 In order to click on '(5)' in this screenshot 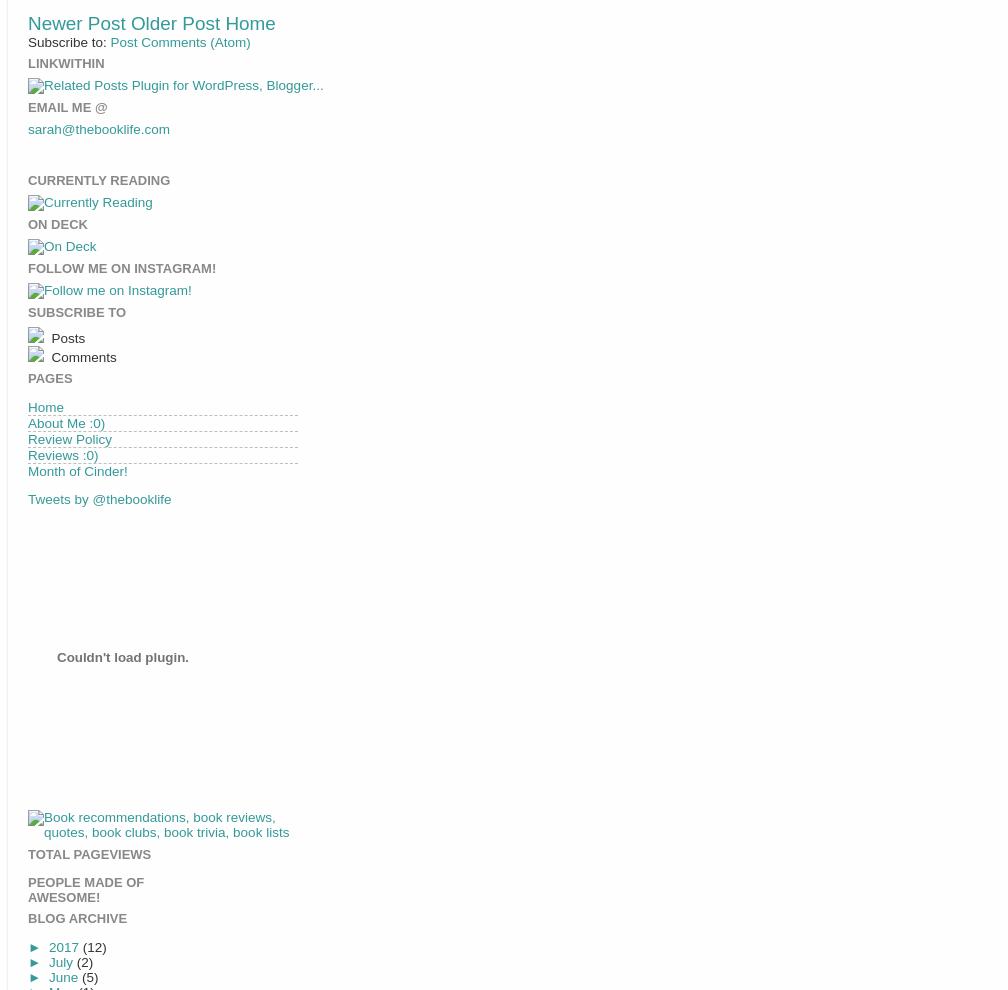, I will do `click(89, 976)`.